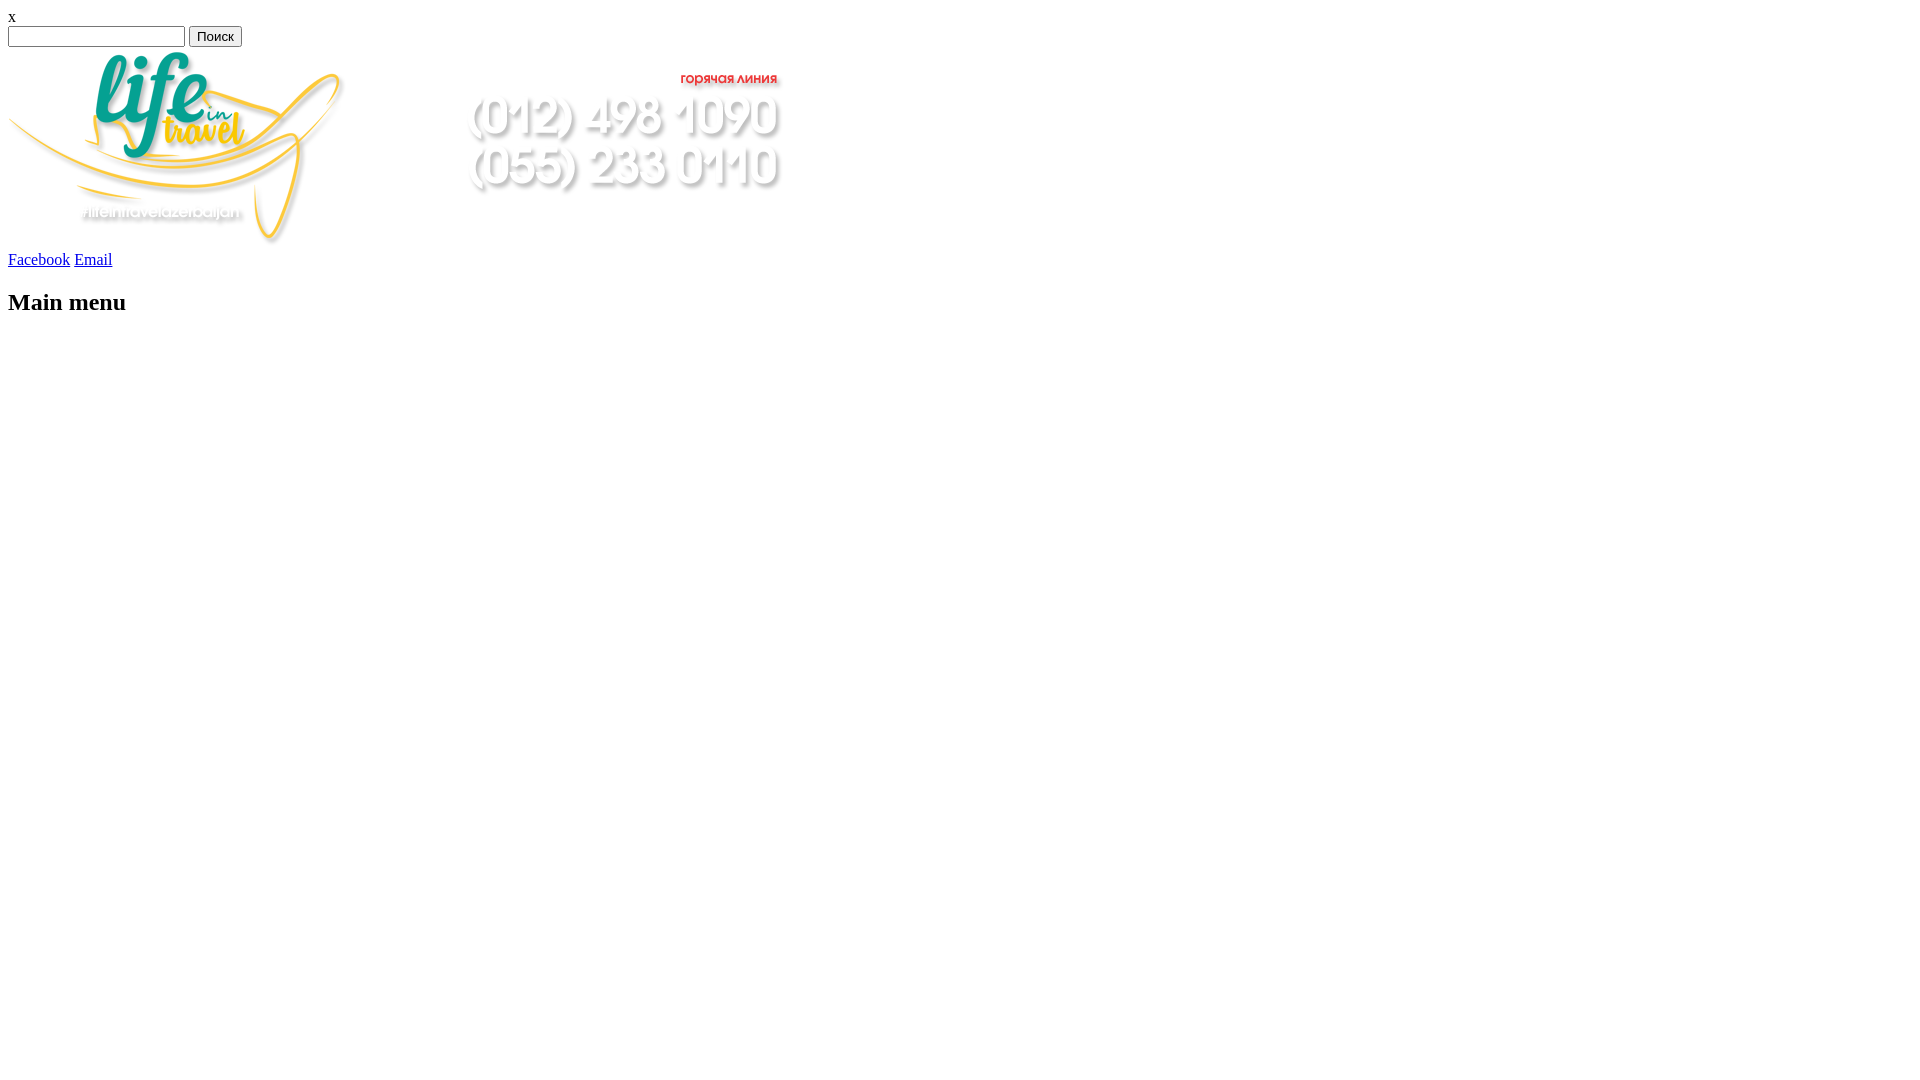 Image resolution: width=1920 pixels, height=1080 pixels. What do you see at coordinates (38, 258) in the screenshot?
I see `'Facebook'` at bounding box center [38, 258].